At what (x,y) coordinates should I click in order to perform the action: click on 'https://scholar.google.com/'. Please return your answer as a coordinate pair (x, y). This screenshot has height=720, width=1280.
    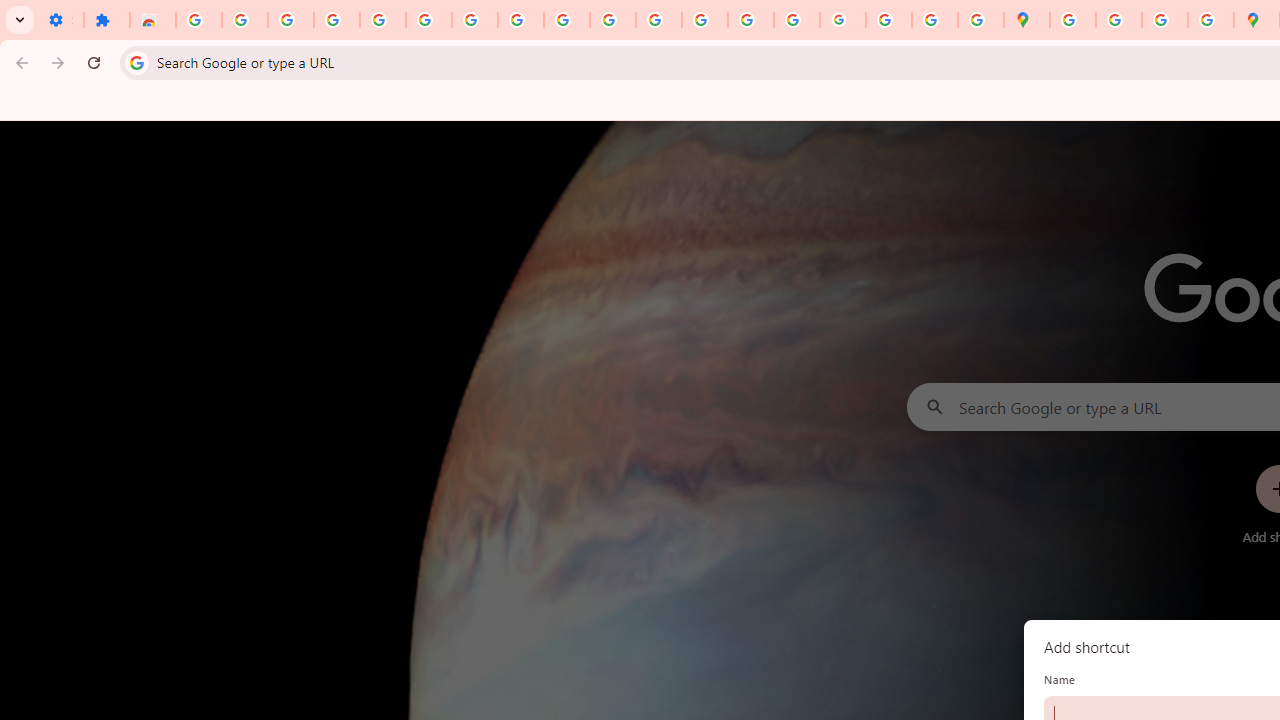
    Looking at the image, I should click on (659, 20).